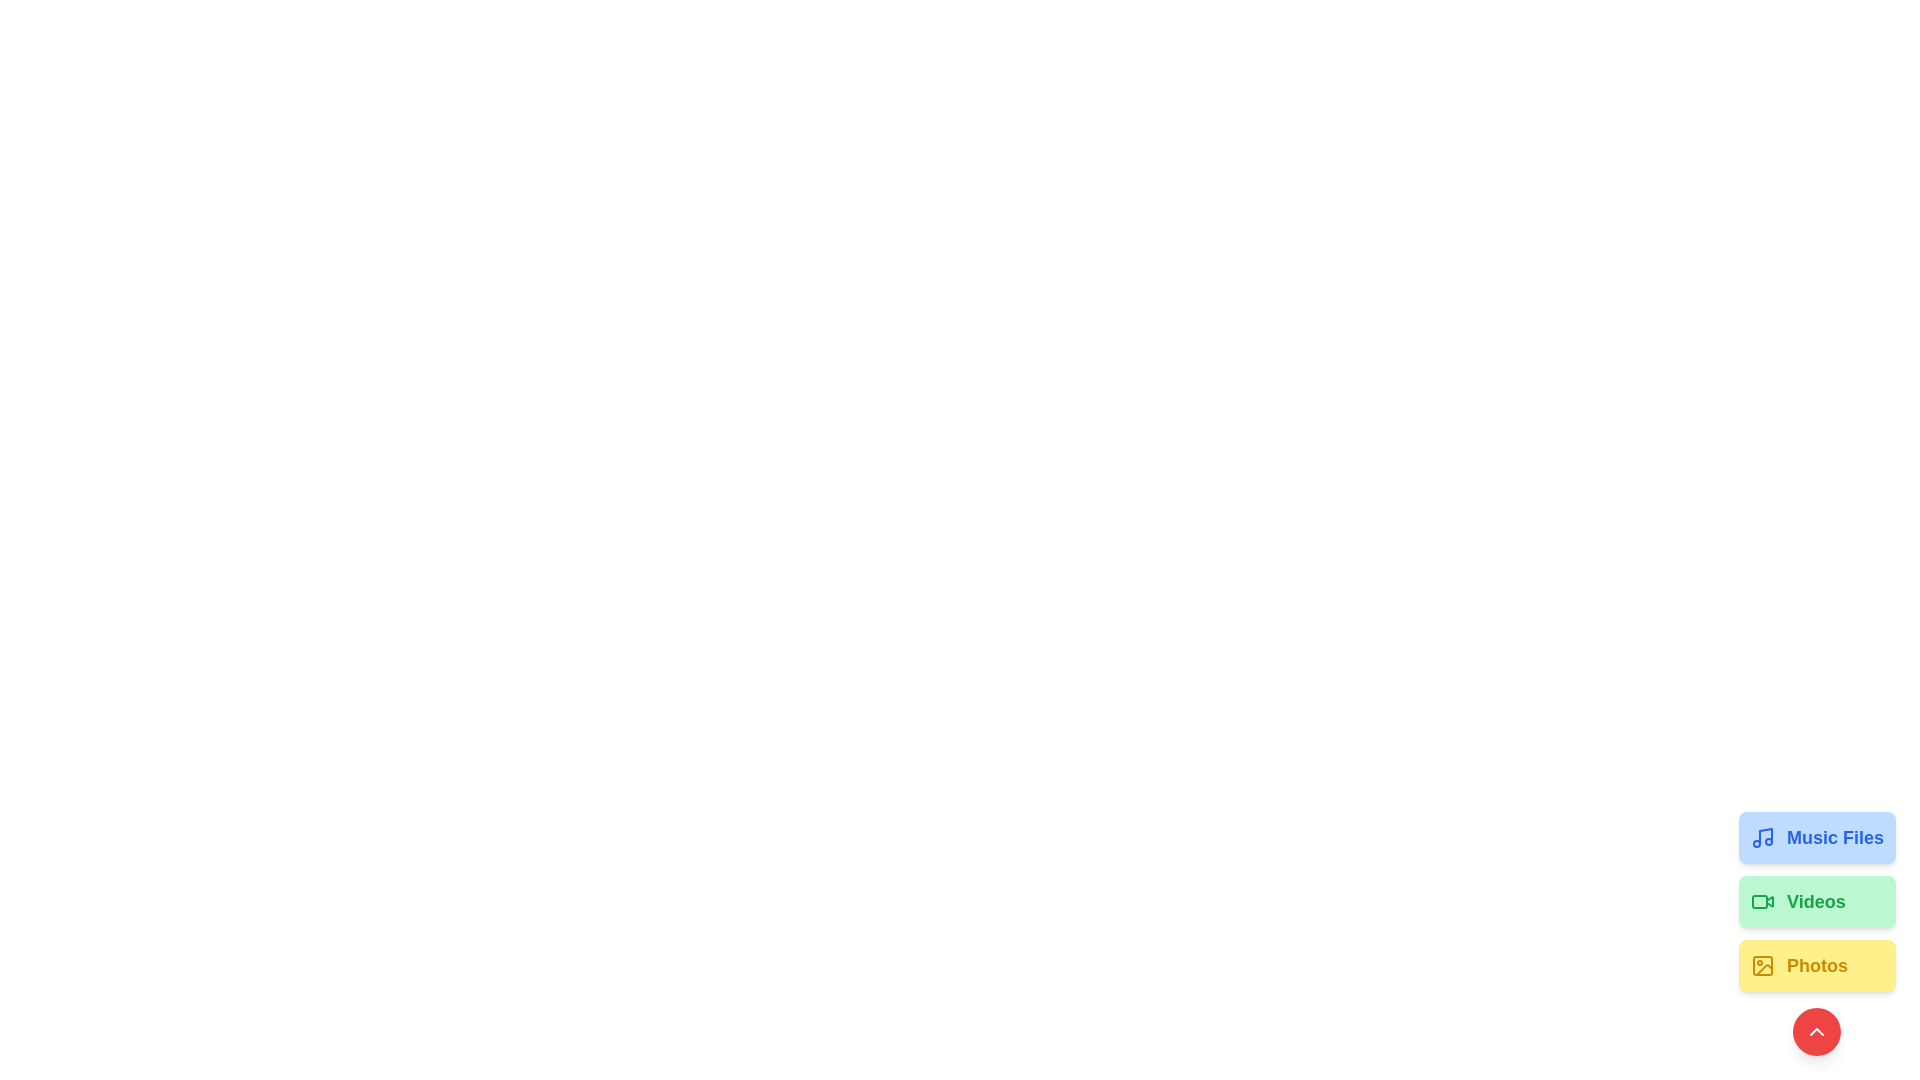 The width and height of the screenshot is (1920, 1080). I want to click on the 'Videos' button, so click(1817, 902).